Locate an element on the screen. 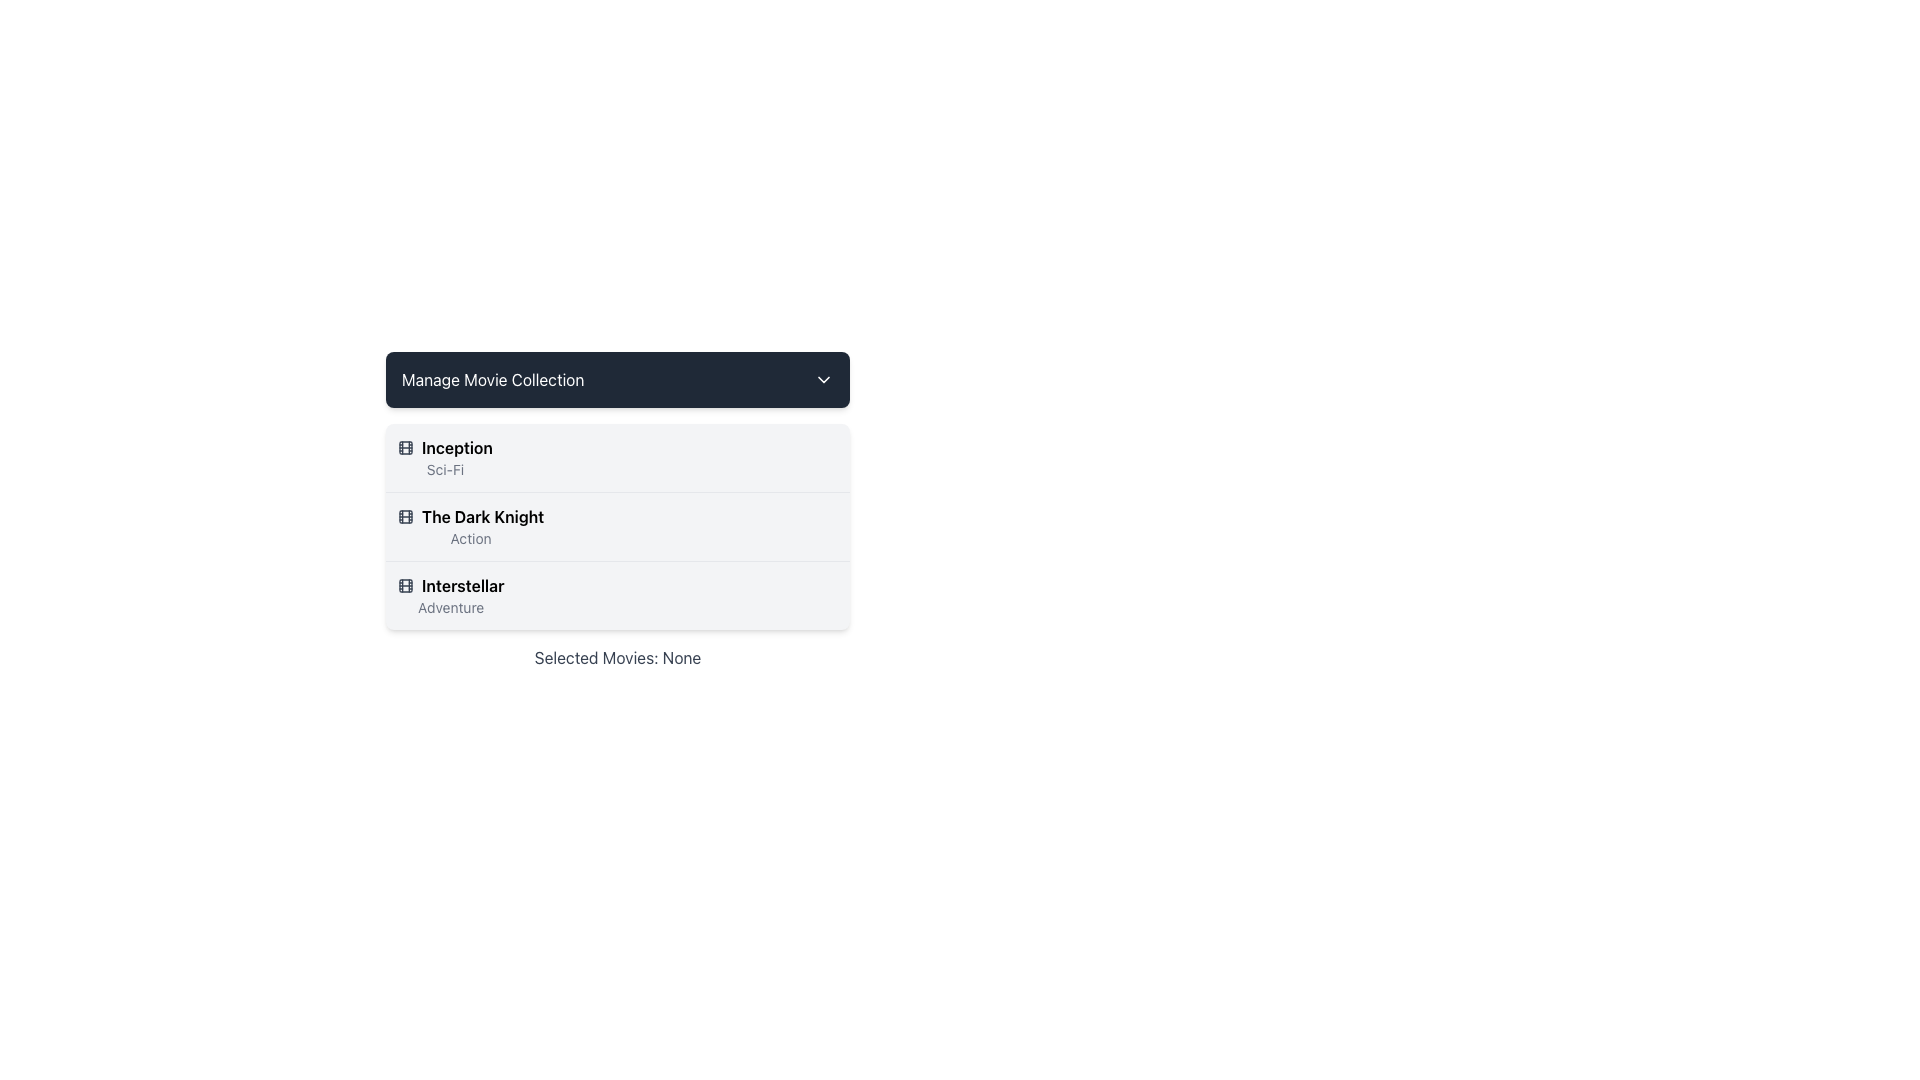 Image resolution: width=1920 pixels, height=1080 pixels. the non-interactive icon indicating the movie title 'Interstellar', located to the left of the text 'Interstellar' and above the description 'Adventure' is located at coordinates (405, 585).